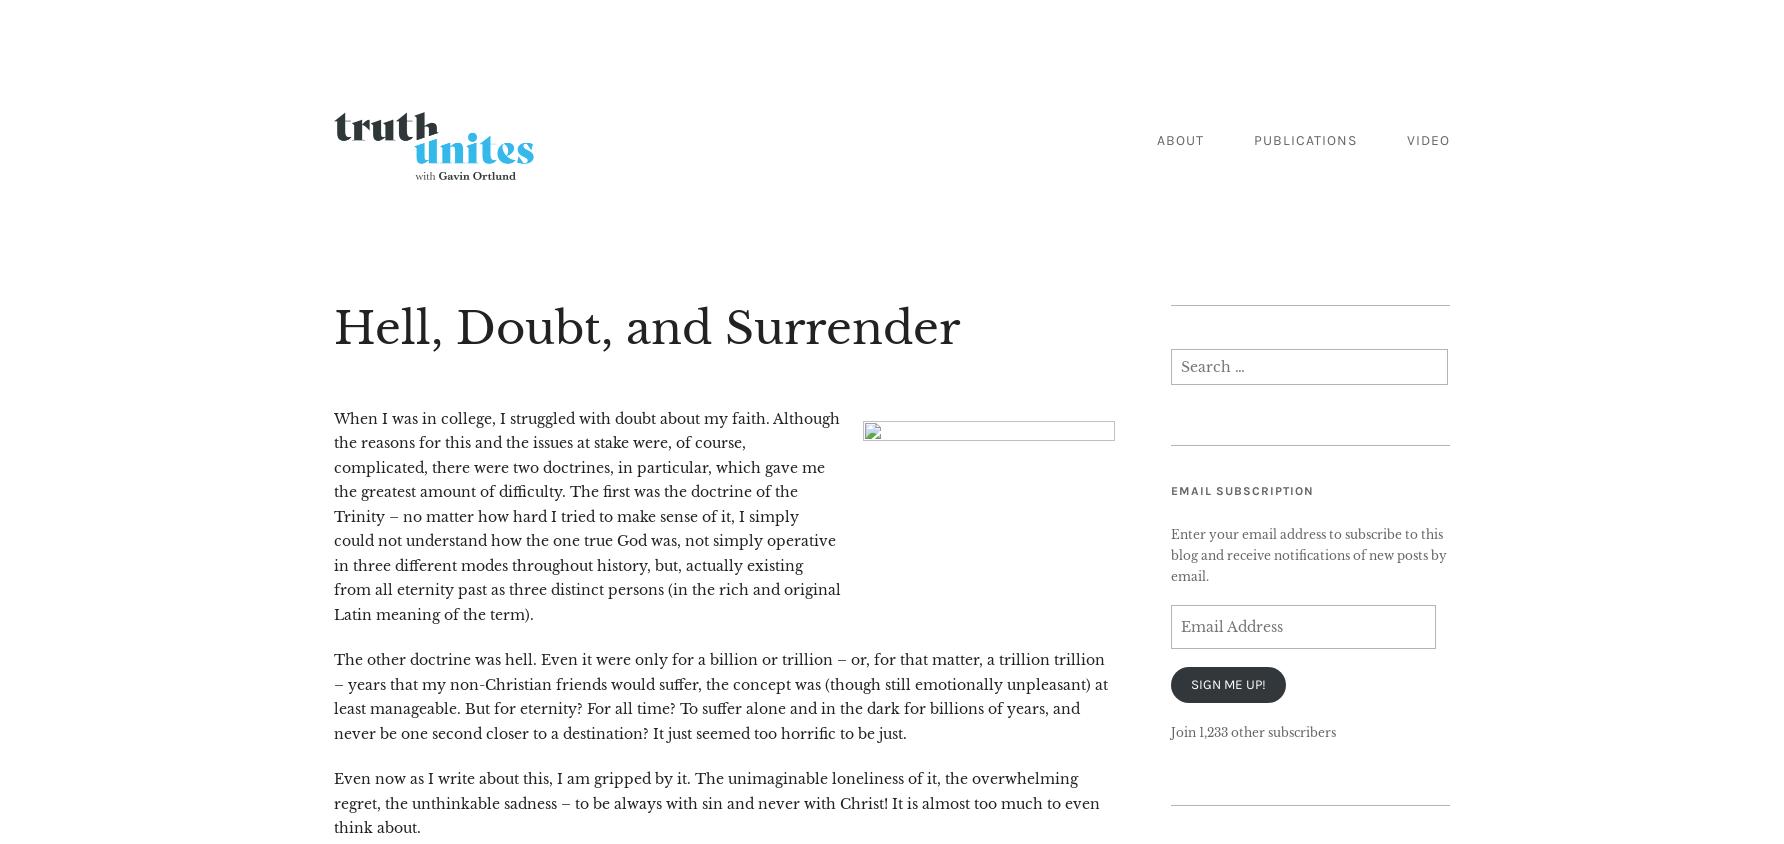 Image resolution: width=1784 pixels, height=844 pixels. Describe the element at coordinates (720, 695) in the screenshot. I see `'The other doctrine was hell.  Even it were only for a billion or trillion – or, for that matter, a trillion trillion – years that my non-Christian friends would suffer, the concept was (though still emotionally unpleasant) at least manageable.  But for eternity?  For all time?  To suffer alone and in the dark for billions of years, and never be one second closer to a destination?  It just seemed too horrific to be just.'` at that location.